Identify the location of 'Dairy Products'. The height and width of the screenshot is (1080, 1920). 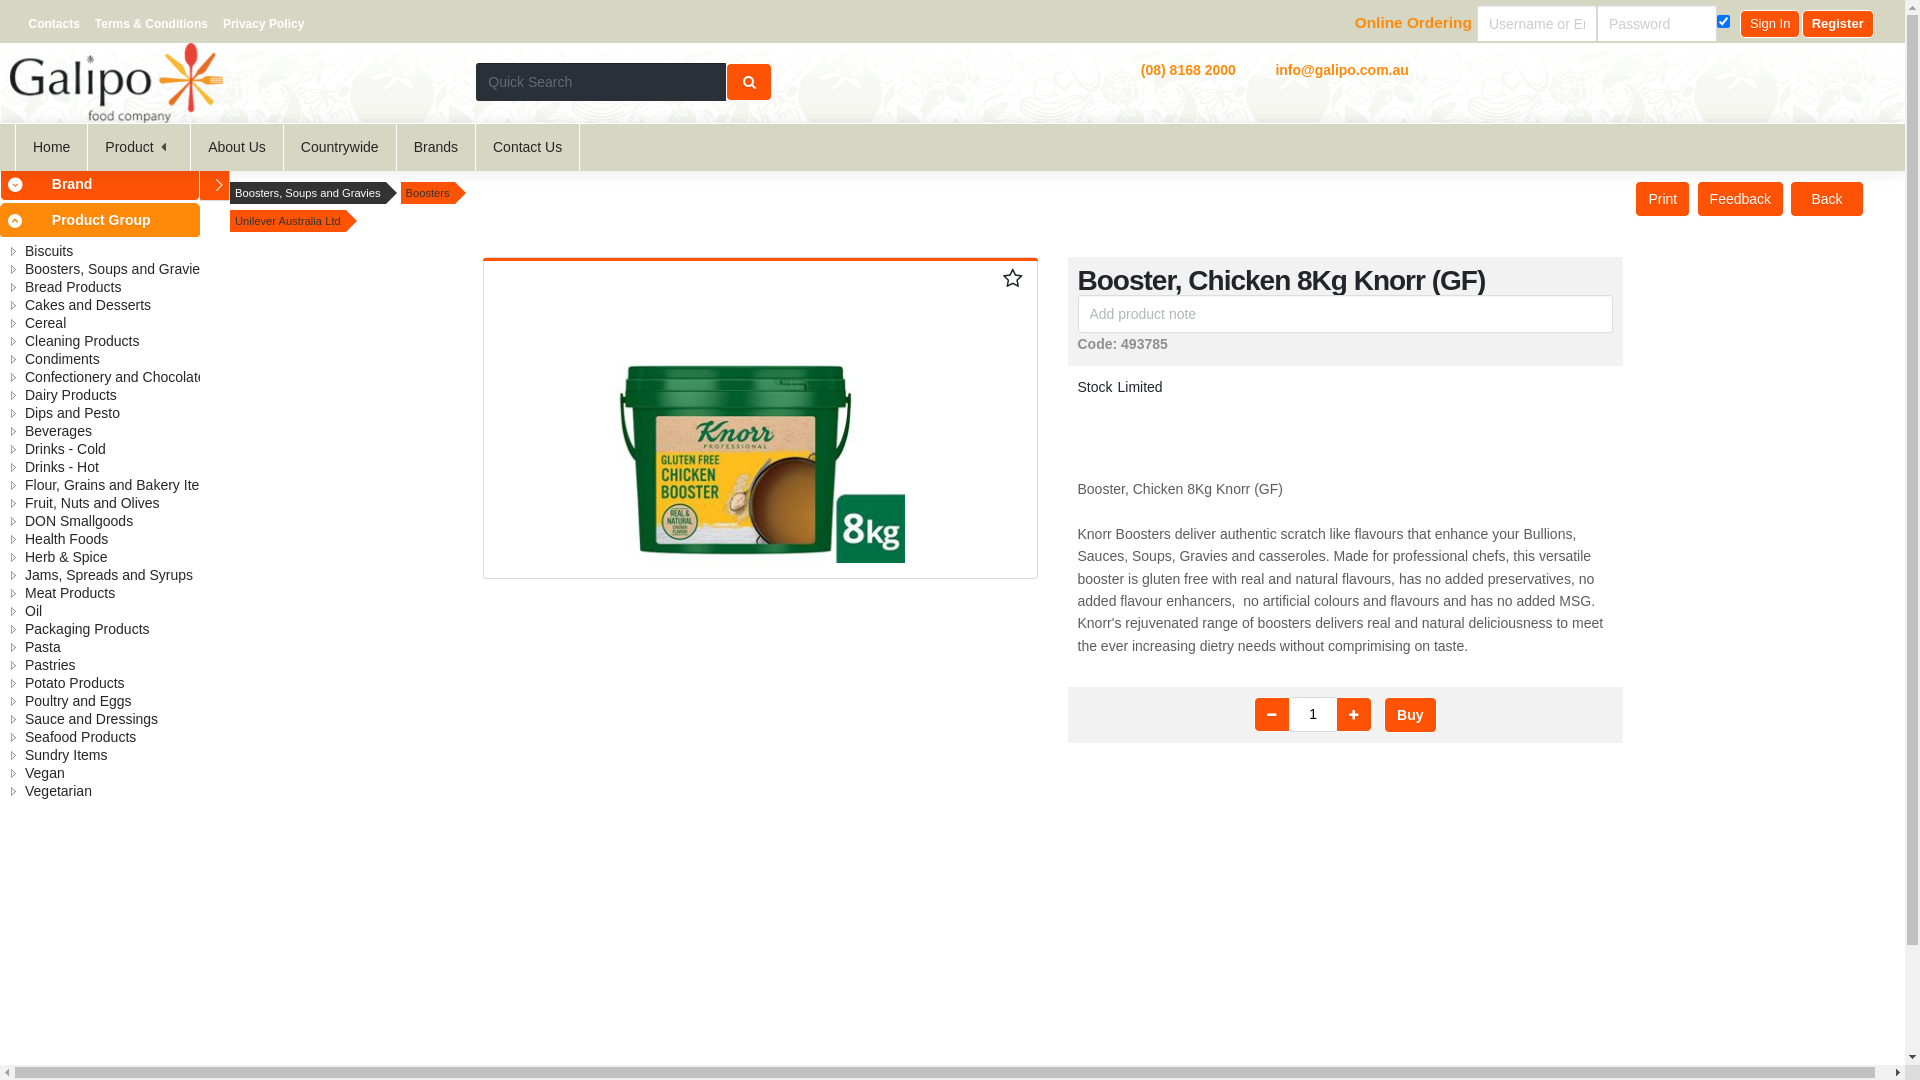
(71, 394).